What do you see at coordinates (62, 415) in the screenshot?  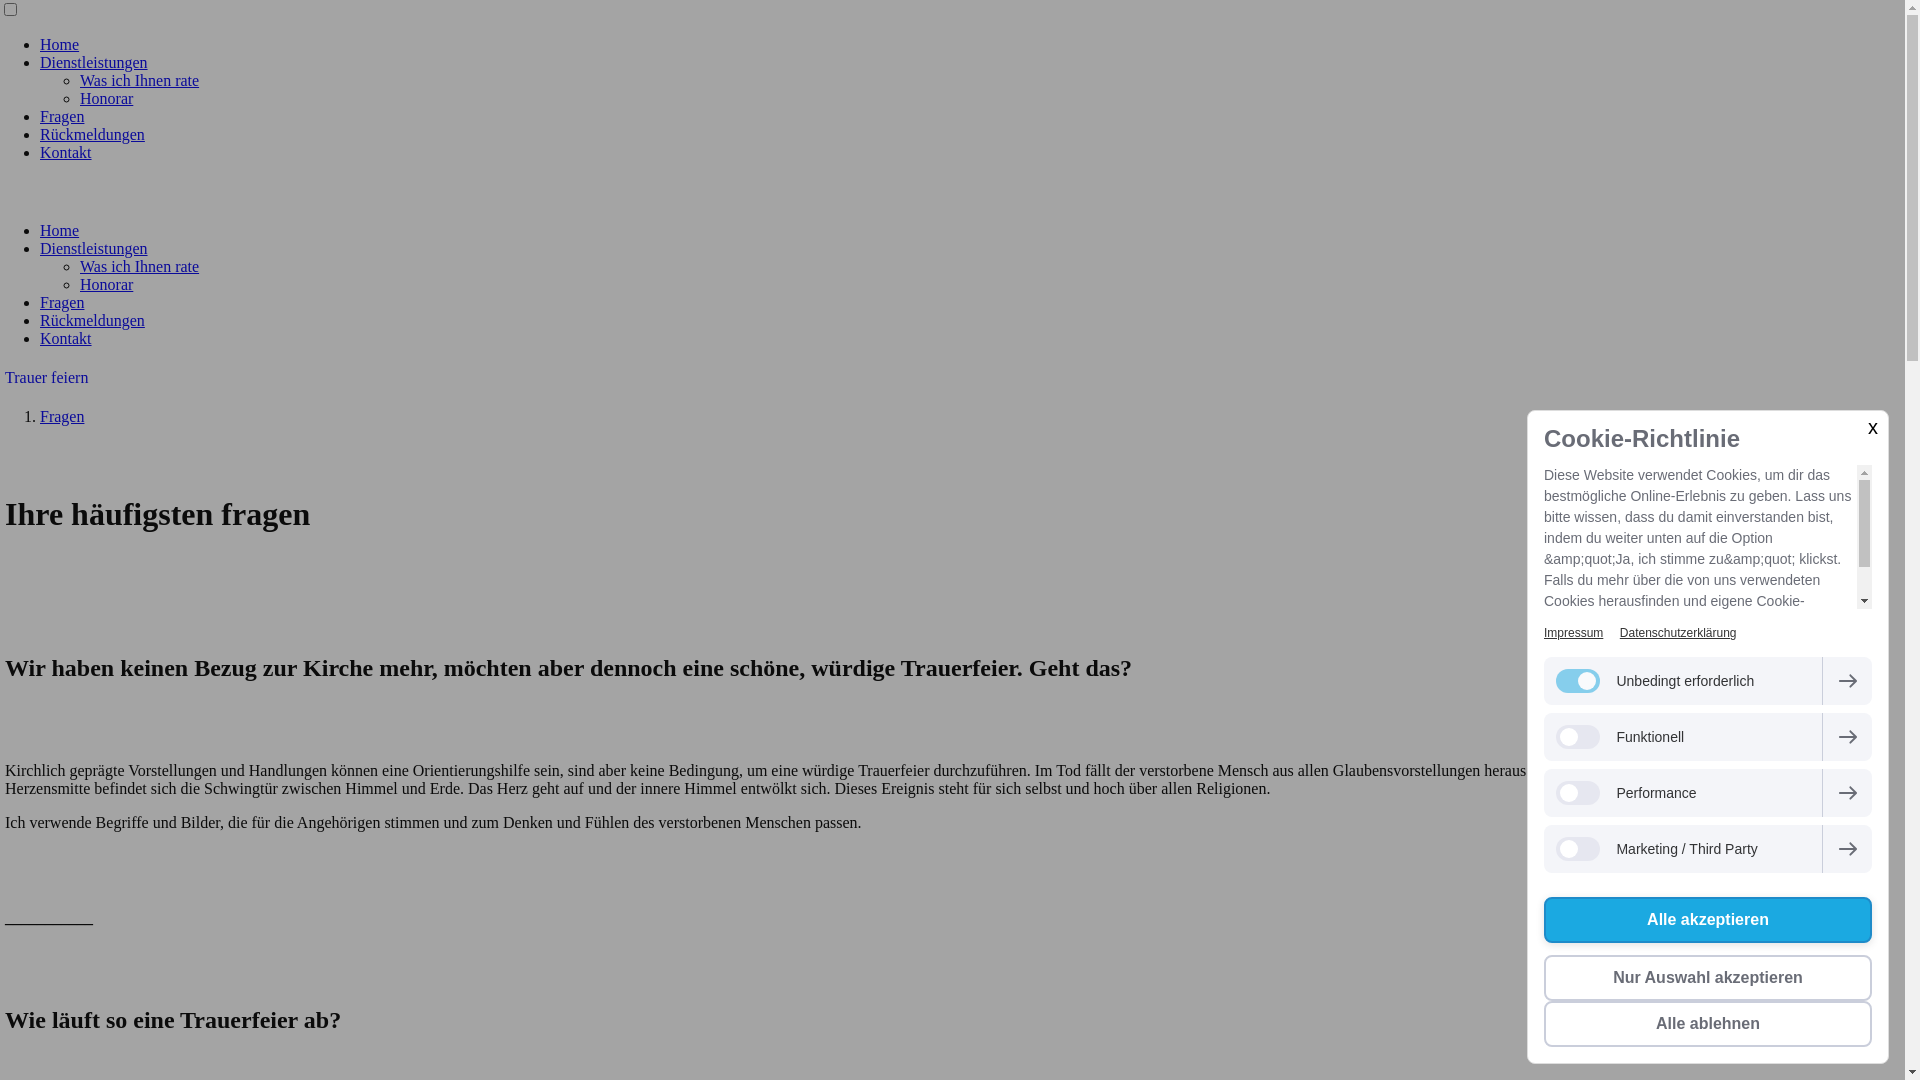 I see `'Fragen'` at bounding box center [62, 415].